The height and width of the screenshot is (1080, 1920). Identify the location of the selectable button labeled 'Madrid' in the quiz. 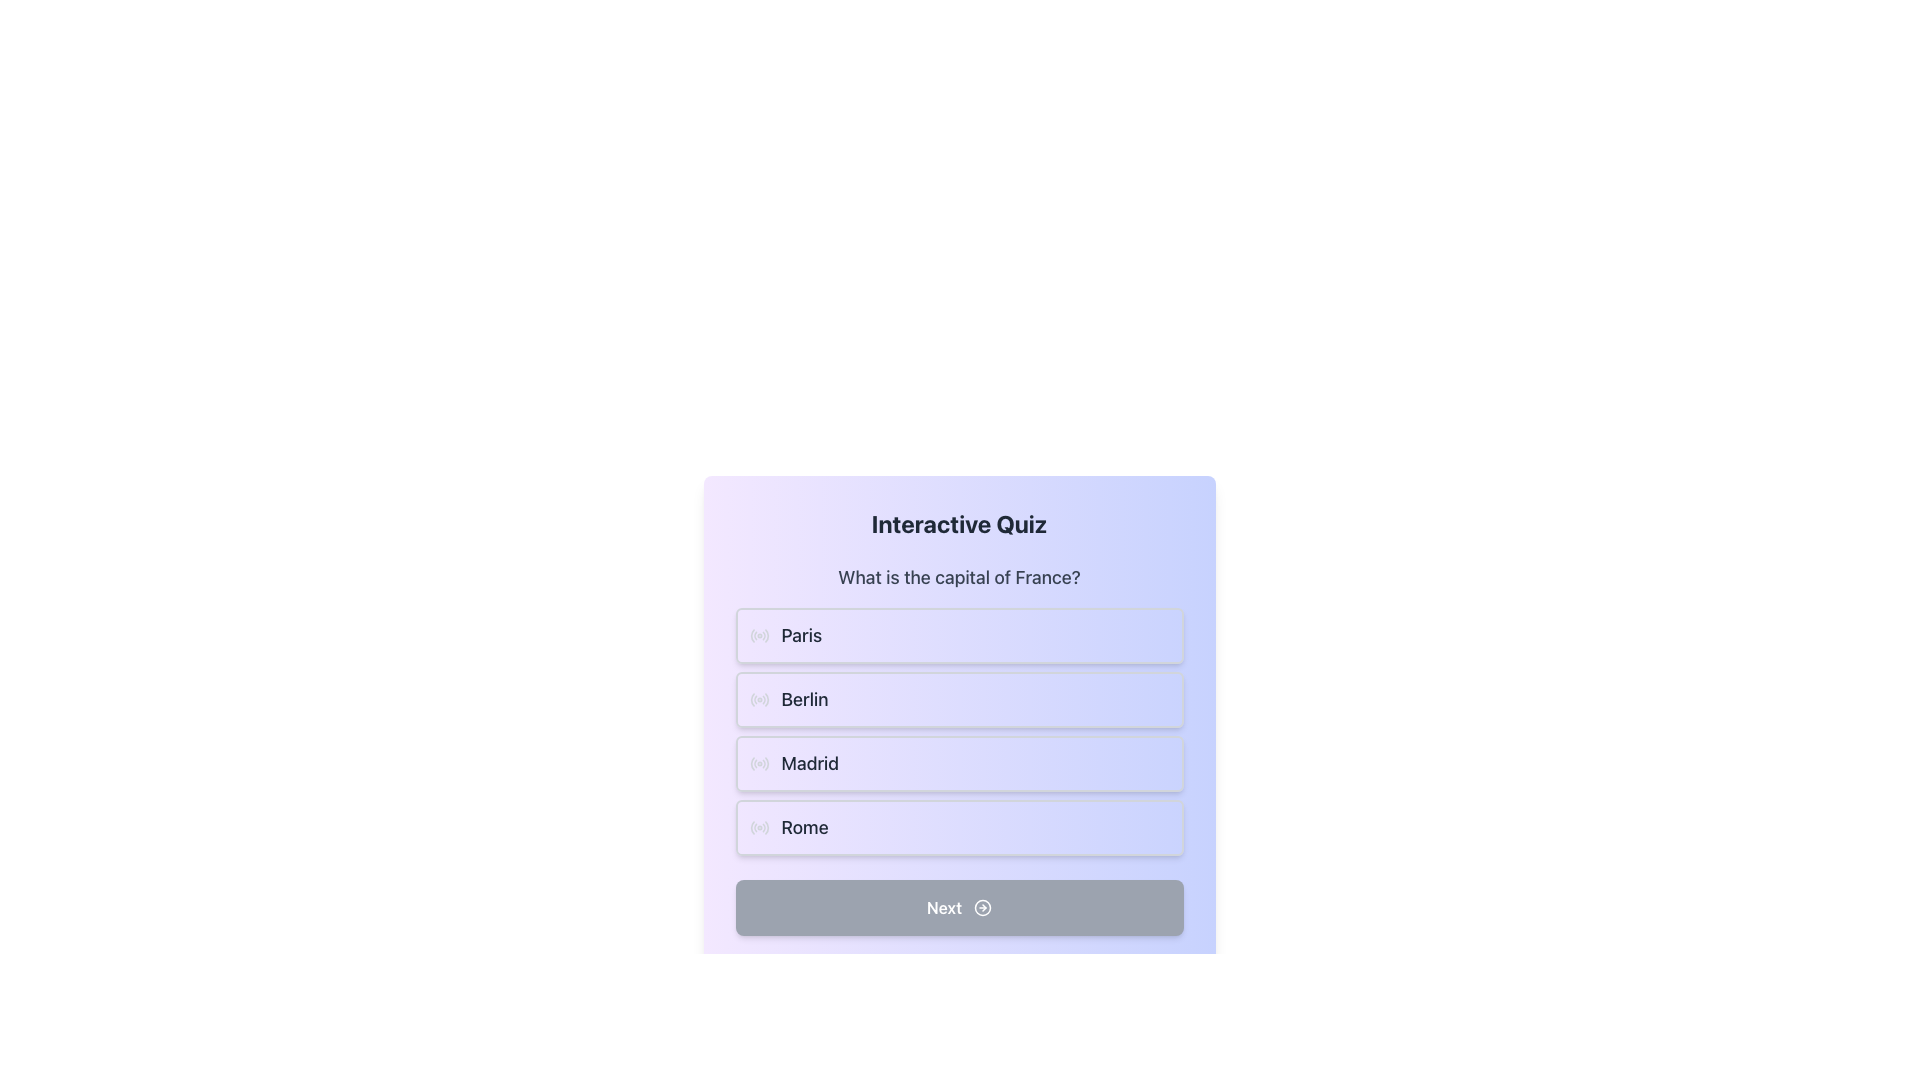
(958, 732).